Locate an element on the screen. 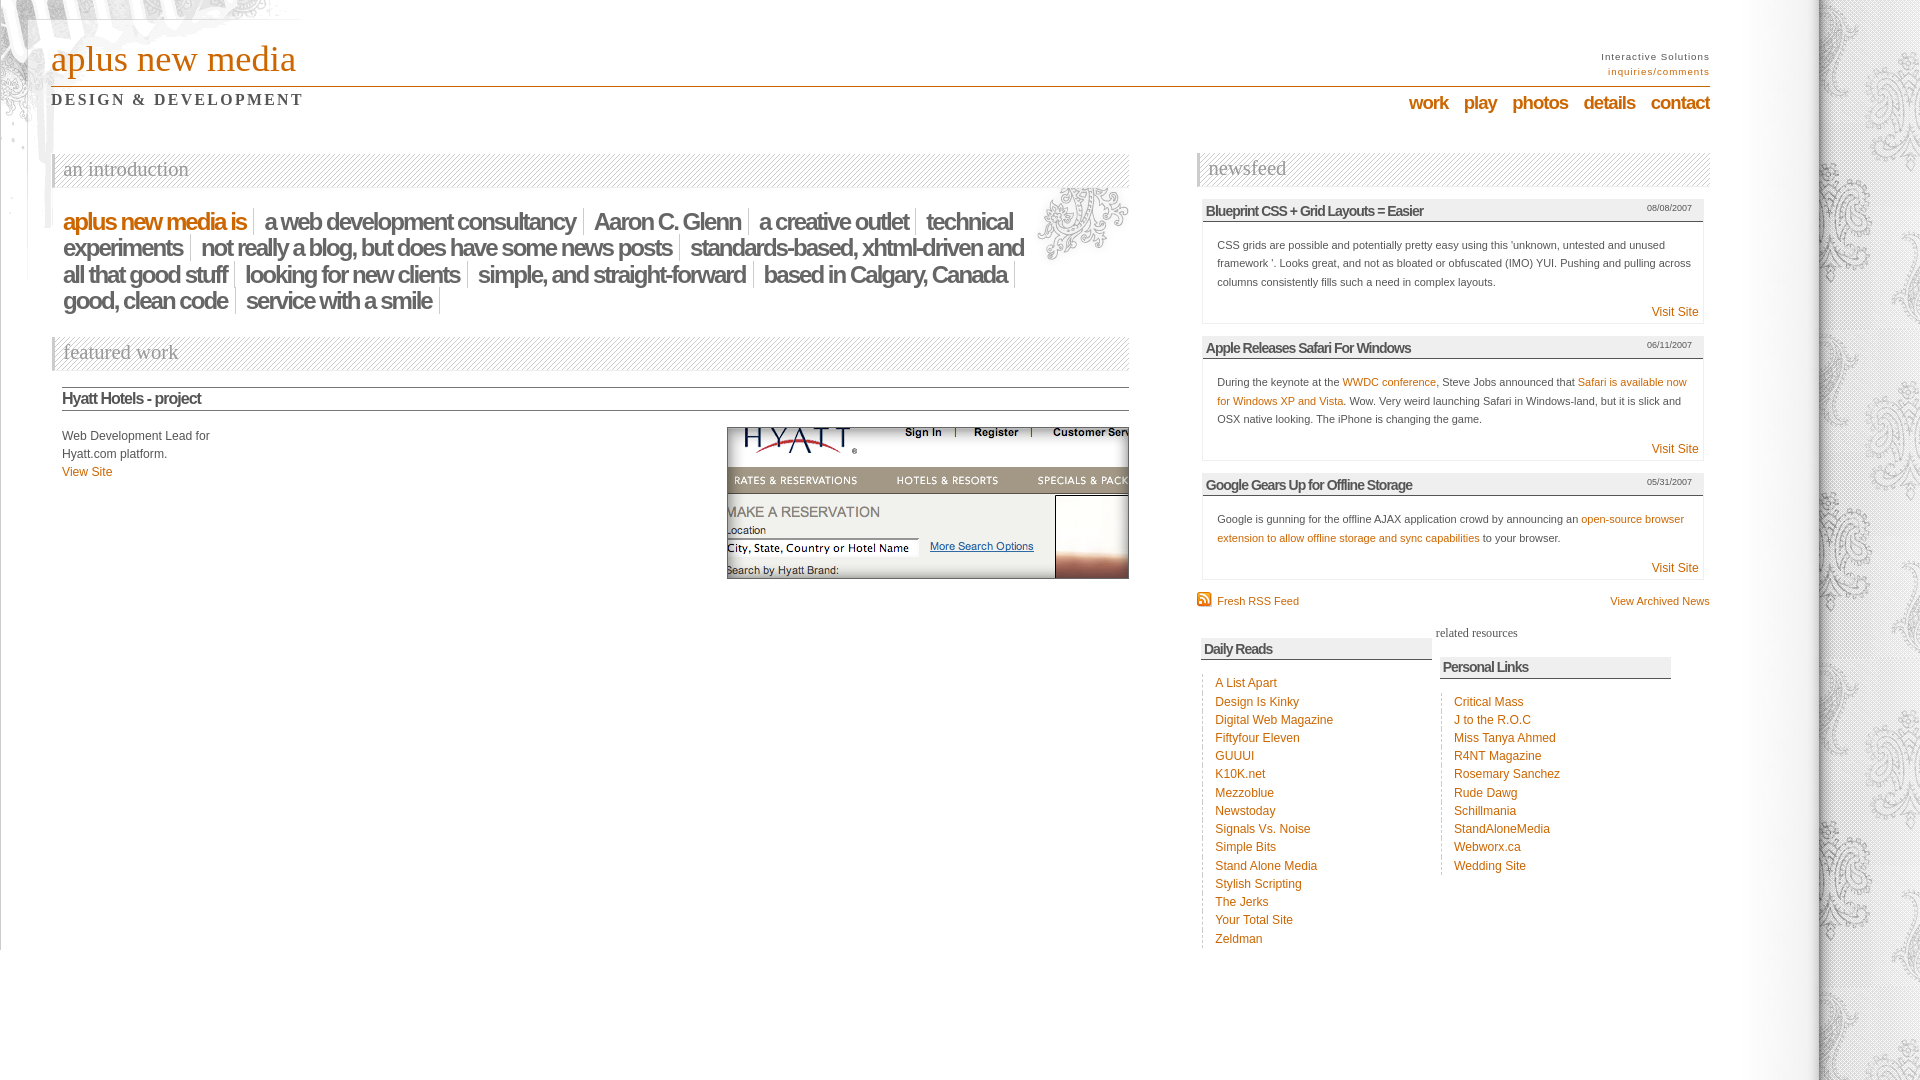 The height and width of the screenshot is (1080, 1920). 'play' is located at coordinates (1480, 102).